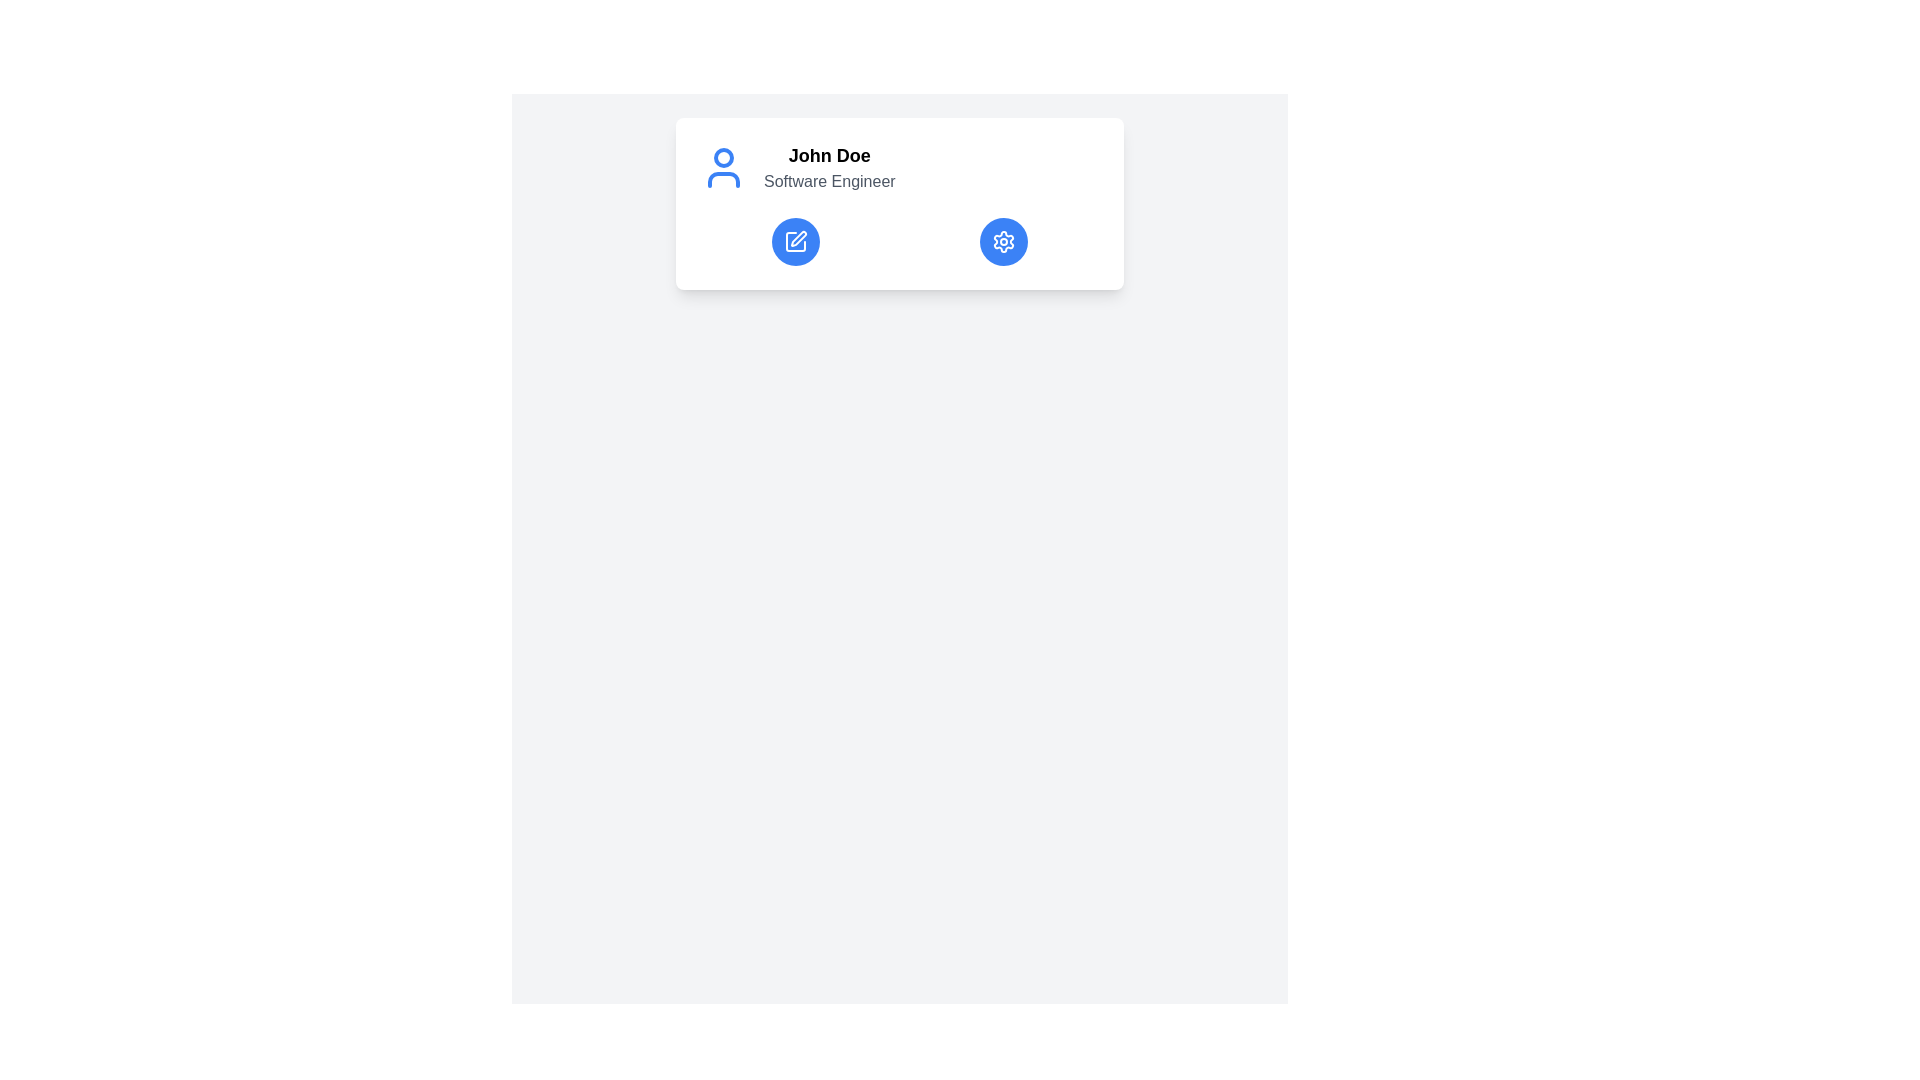  Describe the element at coordinates (795, 241) in the screenshot. I see `the square-shaped icon with a pen drawing symbol inside it, which is the leftmost icon in the row of circular buttons below the user's name and title` at that location.